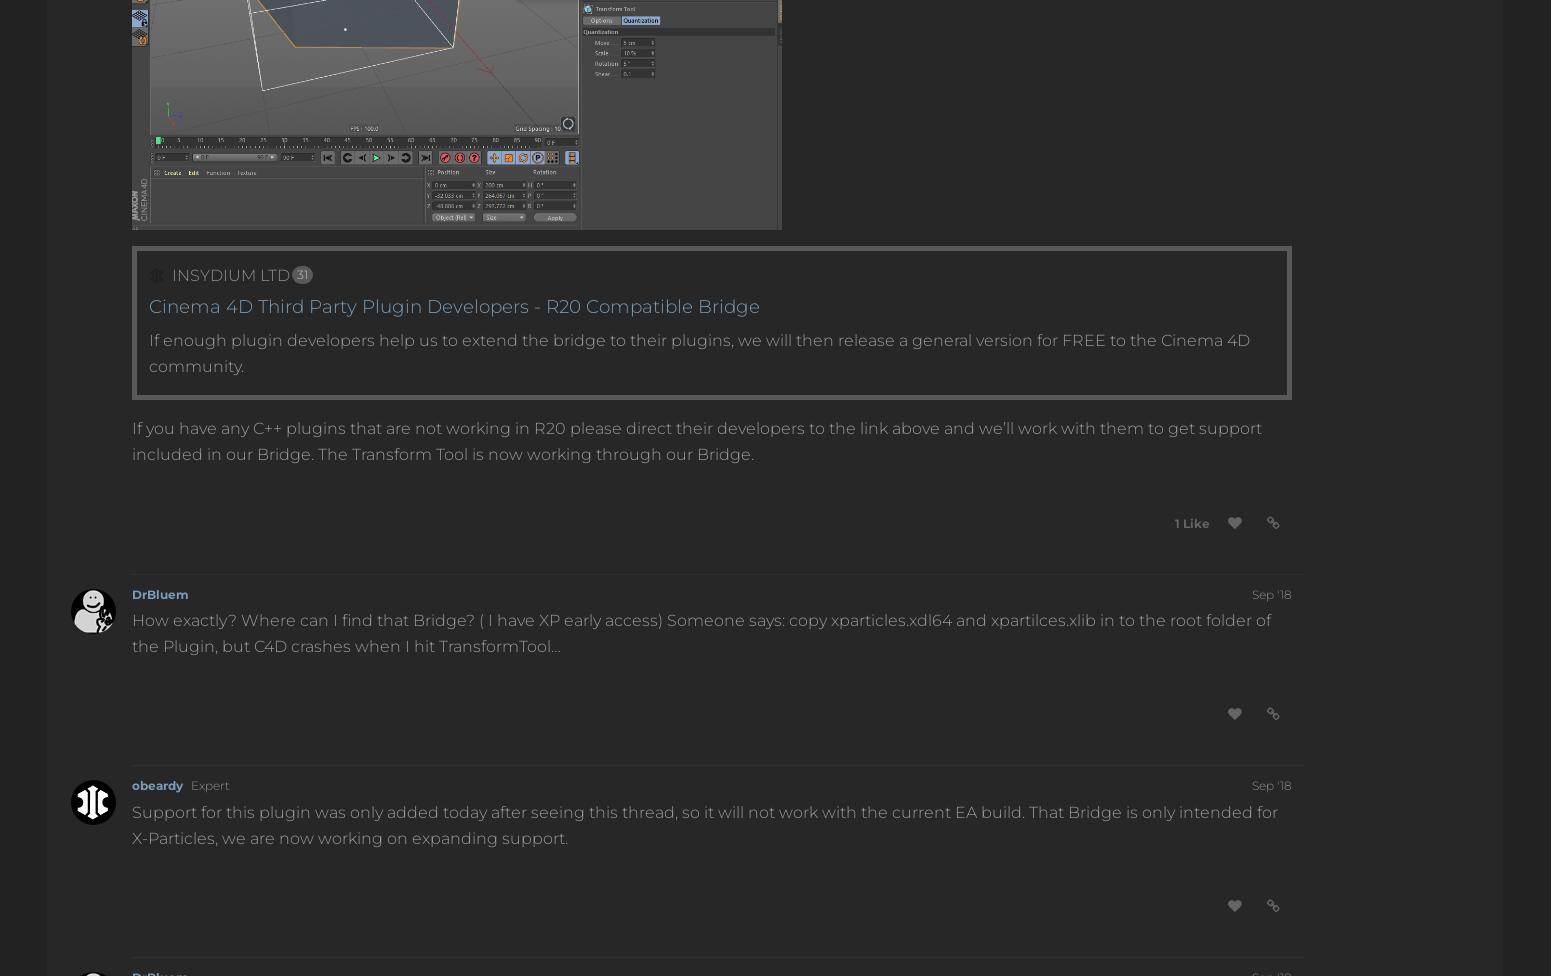 The image size is (1551, 976). What do you see at coordinates (131, 439) in the screenshot?
I see `'If you have any C++ plugins that are not working in R20 please direct their developers to the link above and we’ll work with them to get support included in our Bridge. The Transform Tool is now working through our Bridge.'` at bounding box center [131, 439].